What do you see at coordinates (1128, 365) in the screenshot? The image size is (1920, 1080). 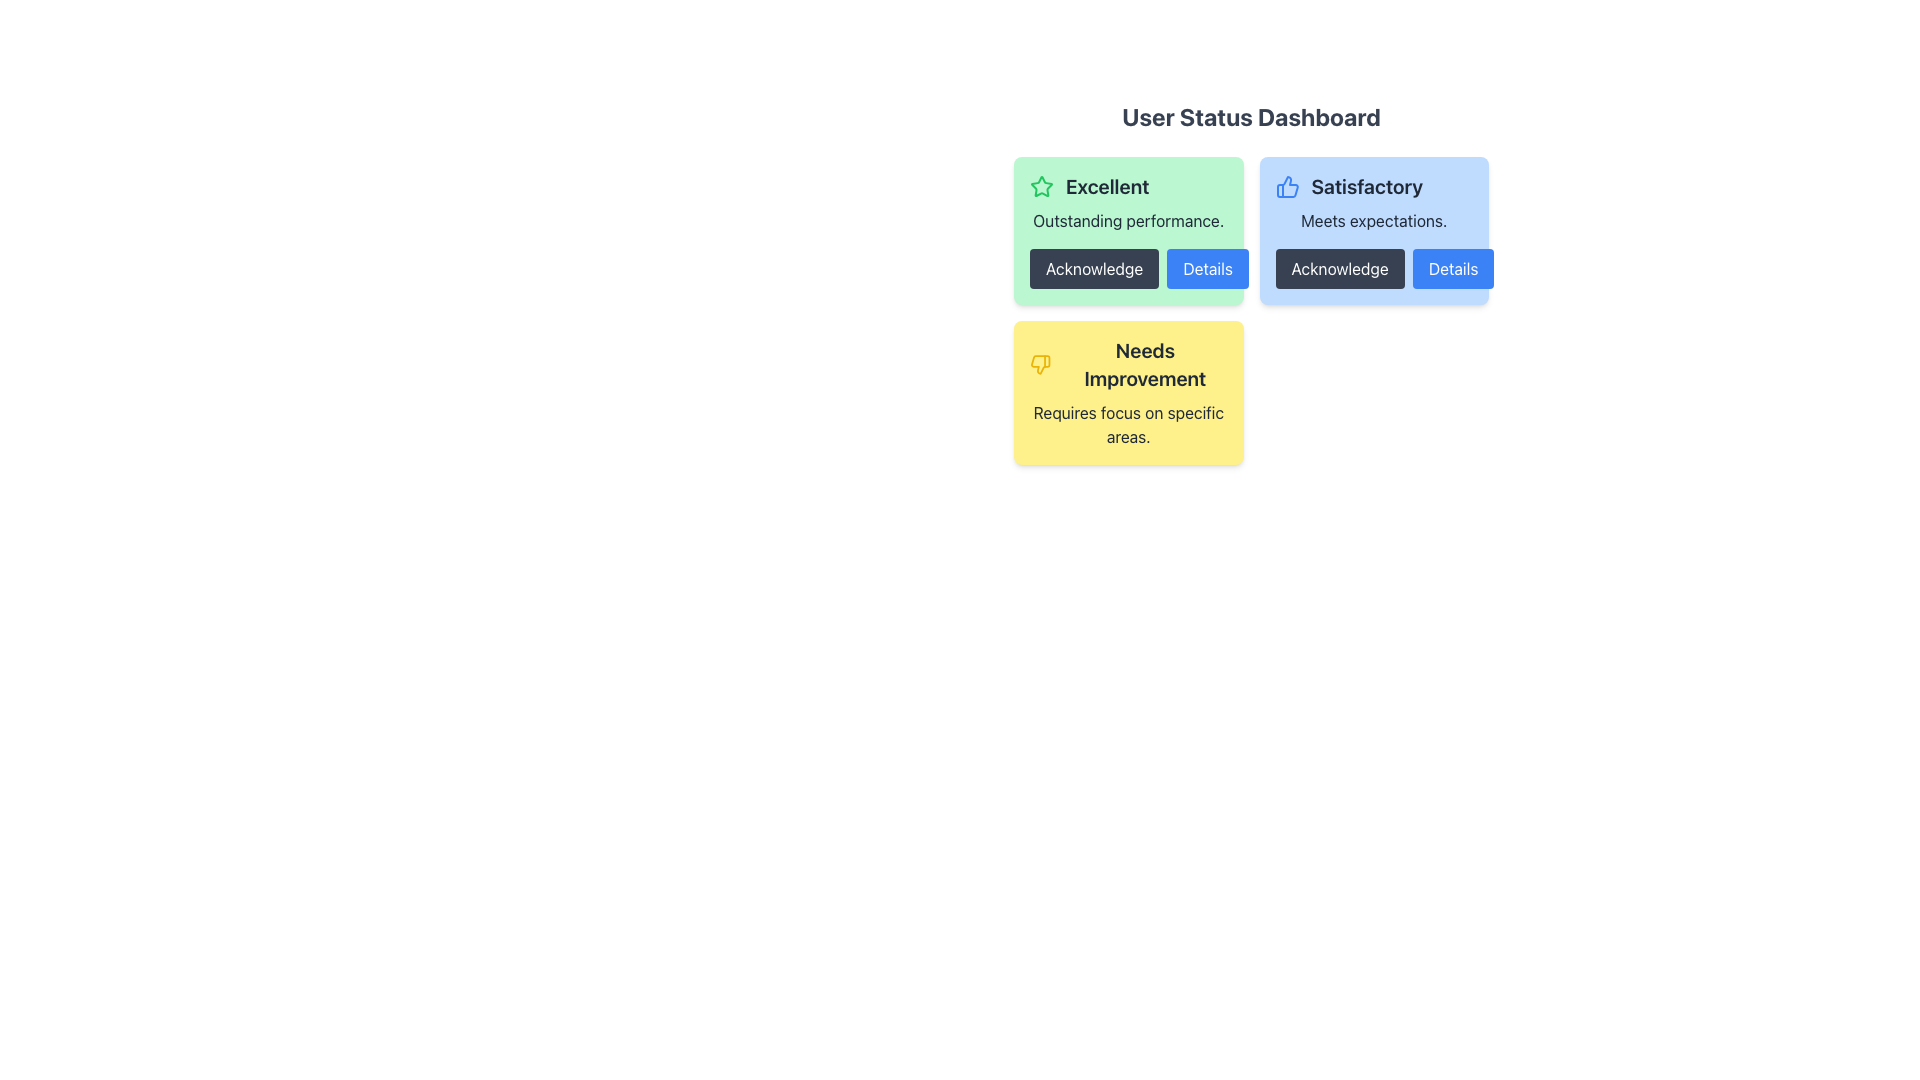 I see `the 'Needs Improvement' text label, which is styled in bold black font on a yellow background and is positioned to the right of a thumbs-down icon` at bounding box center [1128, 365].